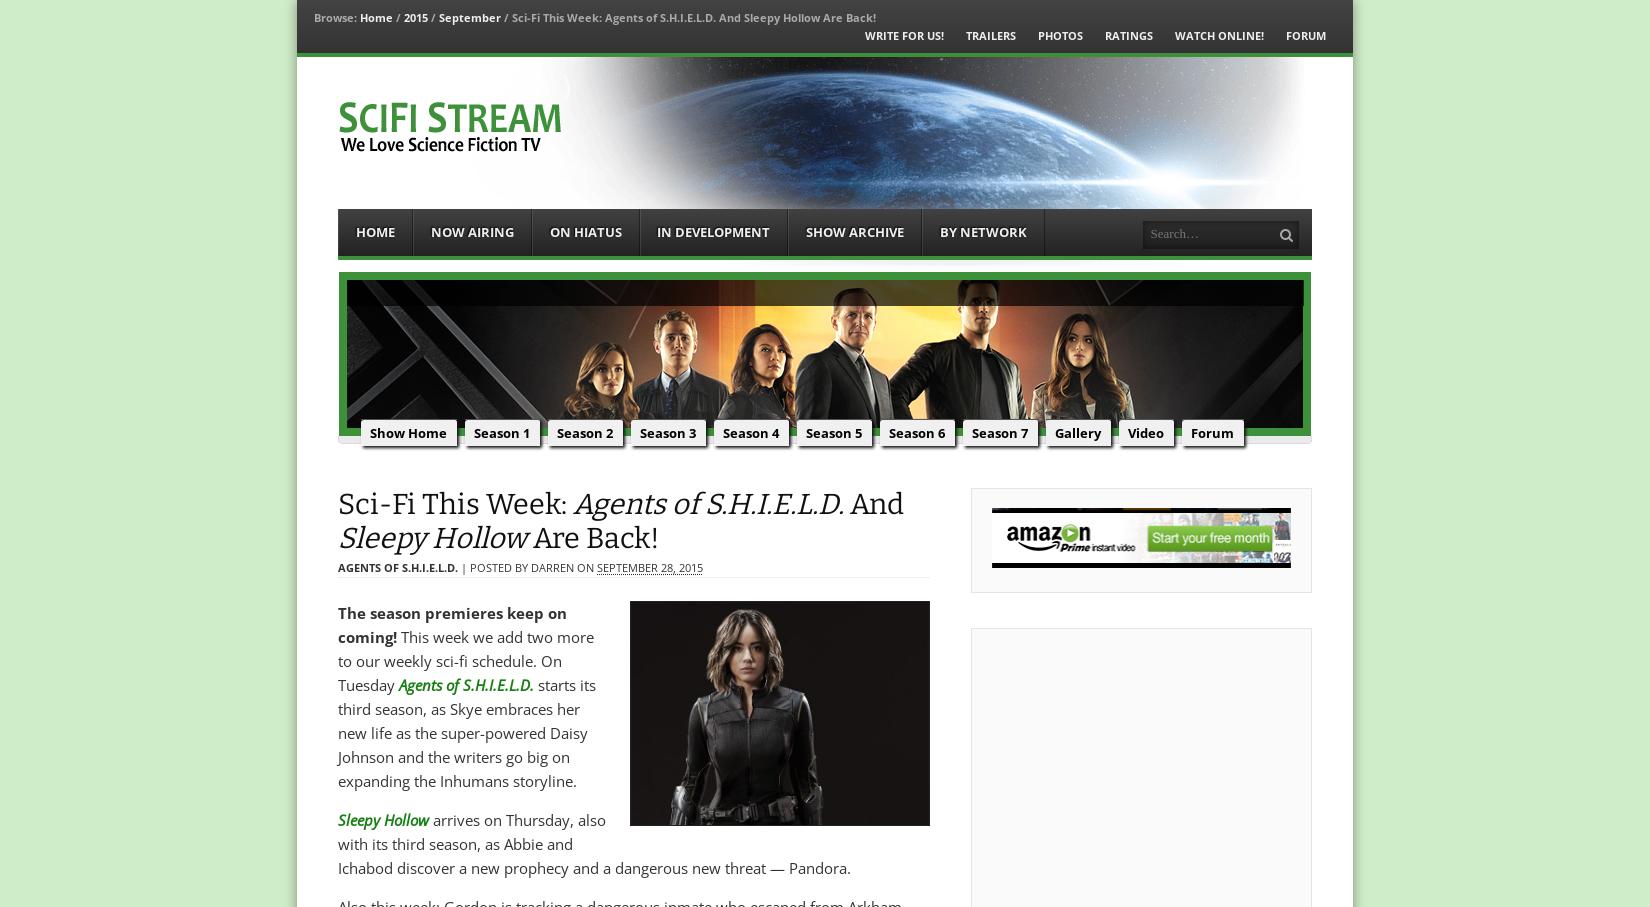 This screenshot has width=1650, height=907. I want to click on 'On Hiatus', so click(583, 232).